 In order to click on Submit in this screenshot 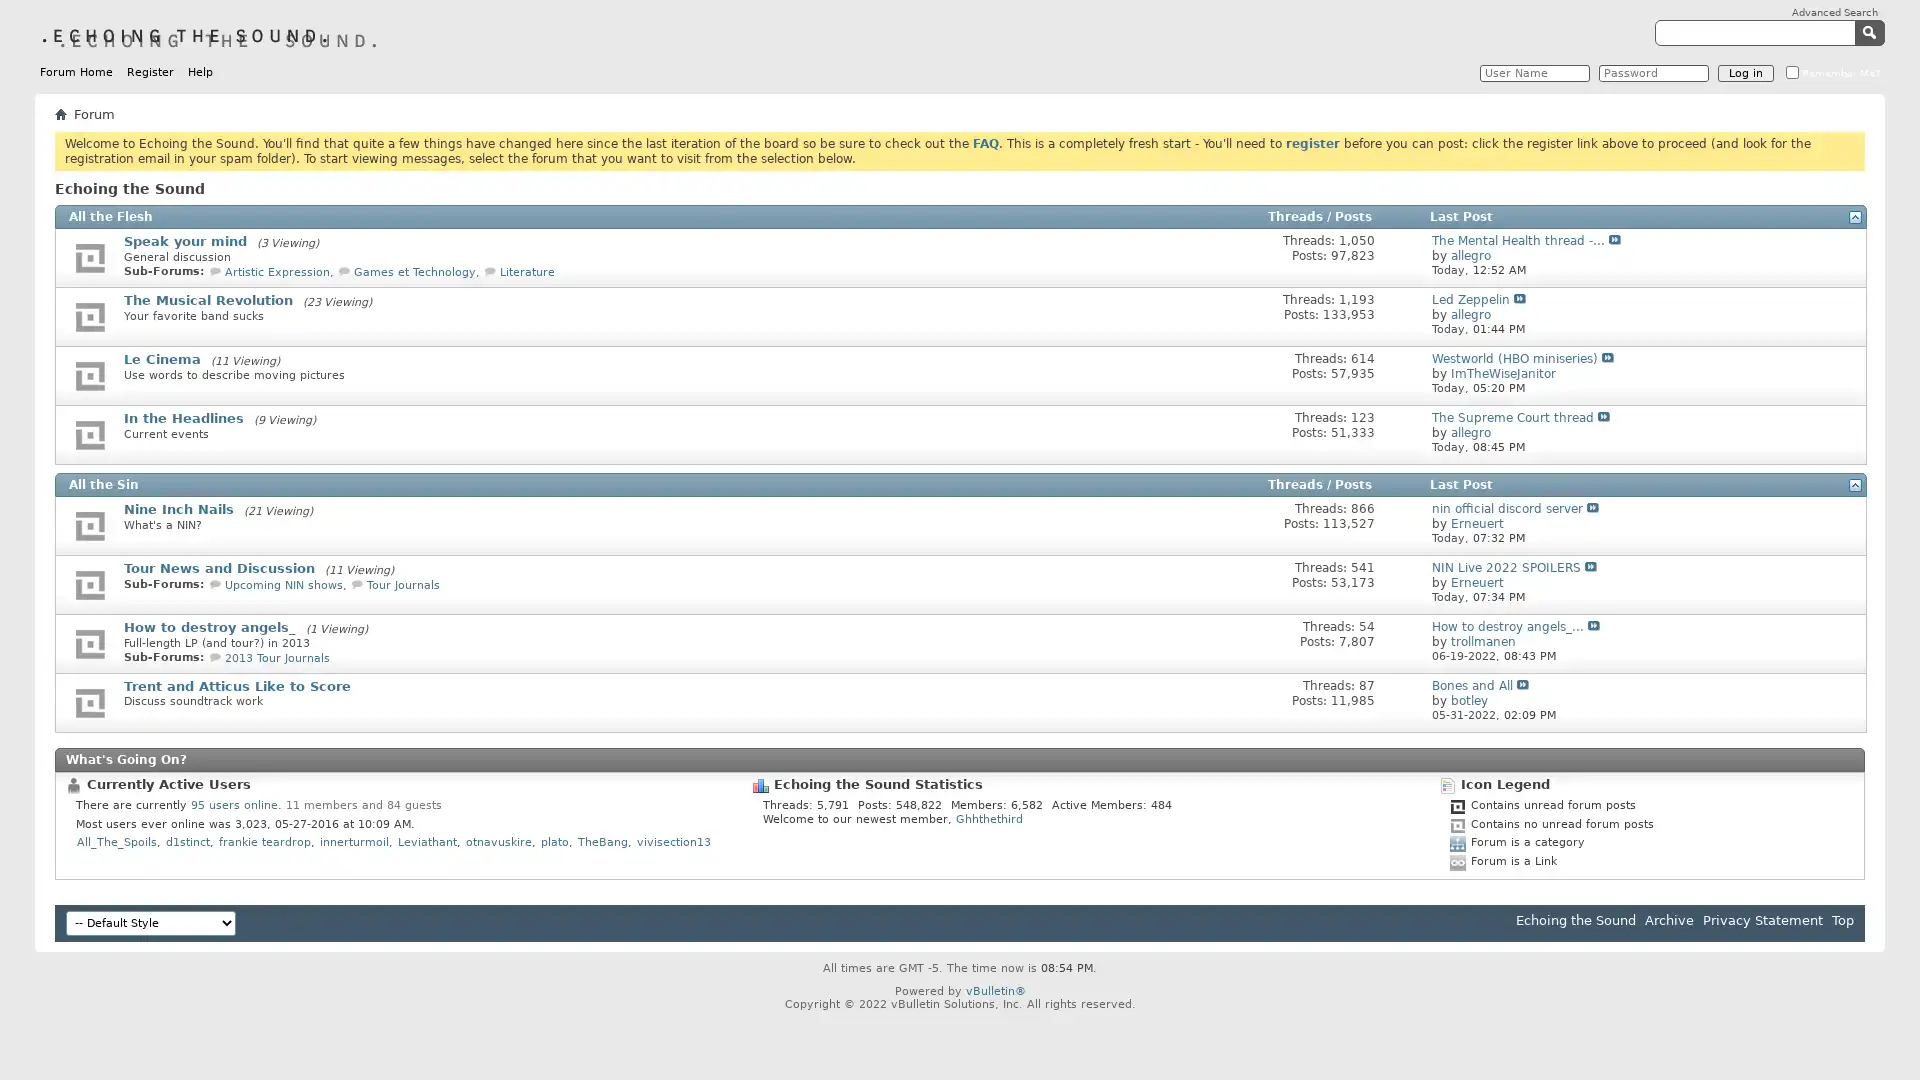, I will do `click(1871, 31)`.